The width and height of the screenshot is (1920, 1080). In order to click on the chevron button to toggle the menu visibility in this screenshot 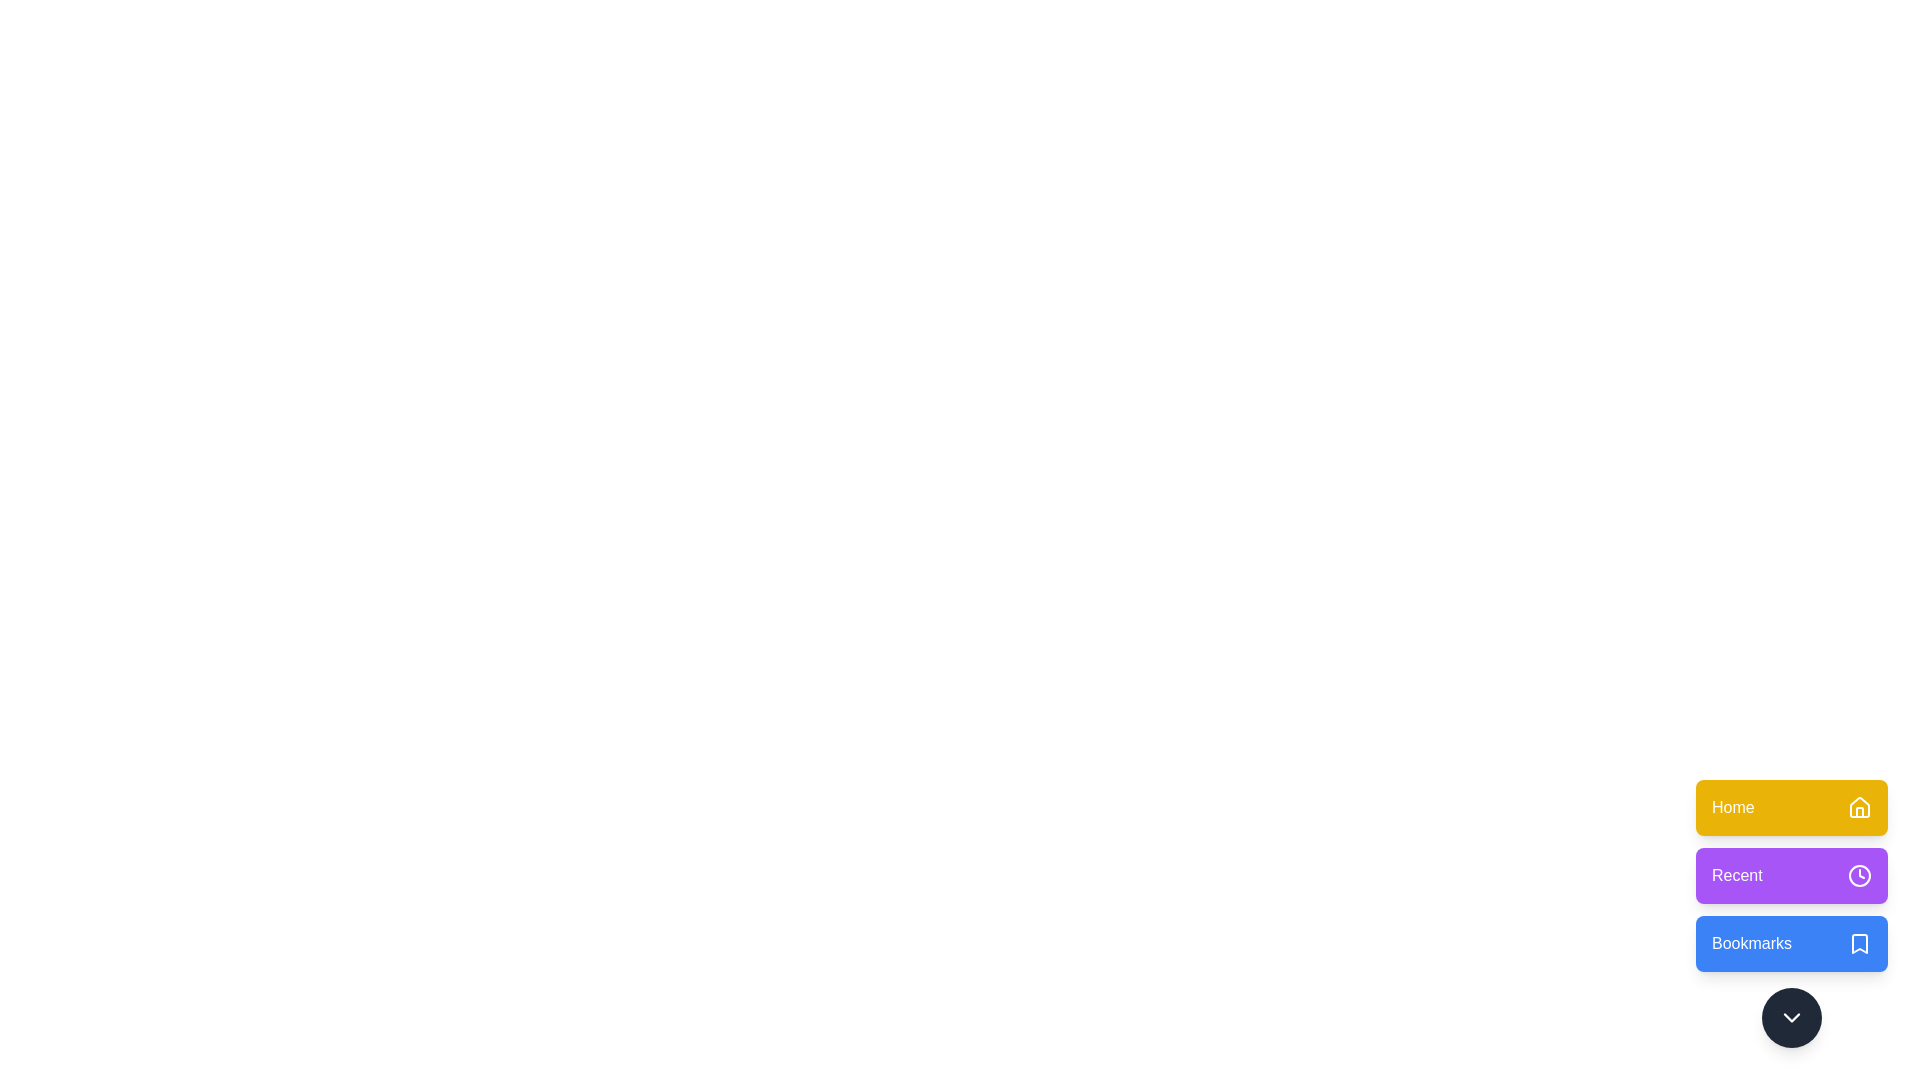, I will do `click(1791, 1018)`.